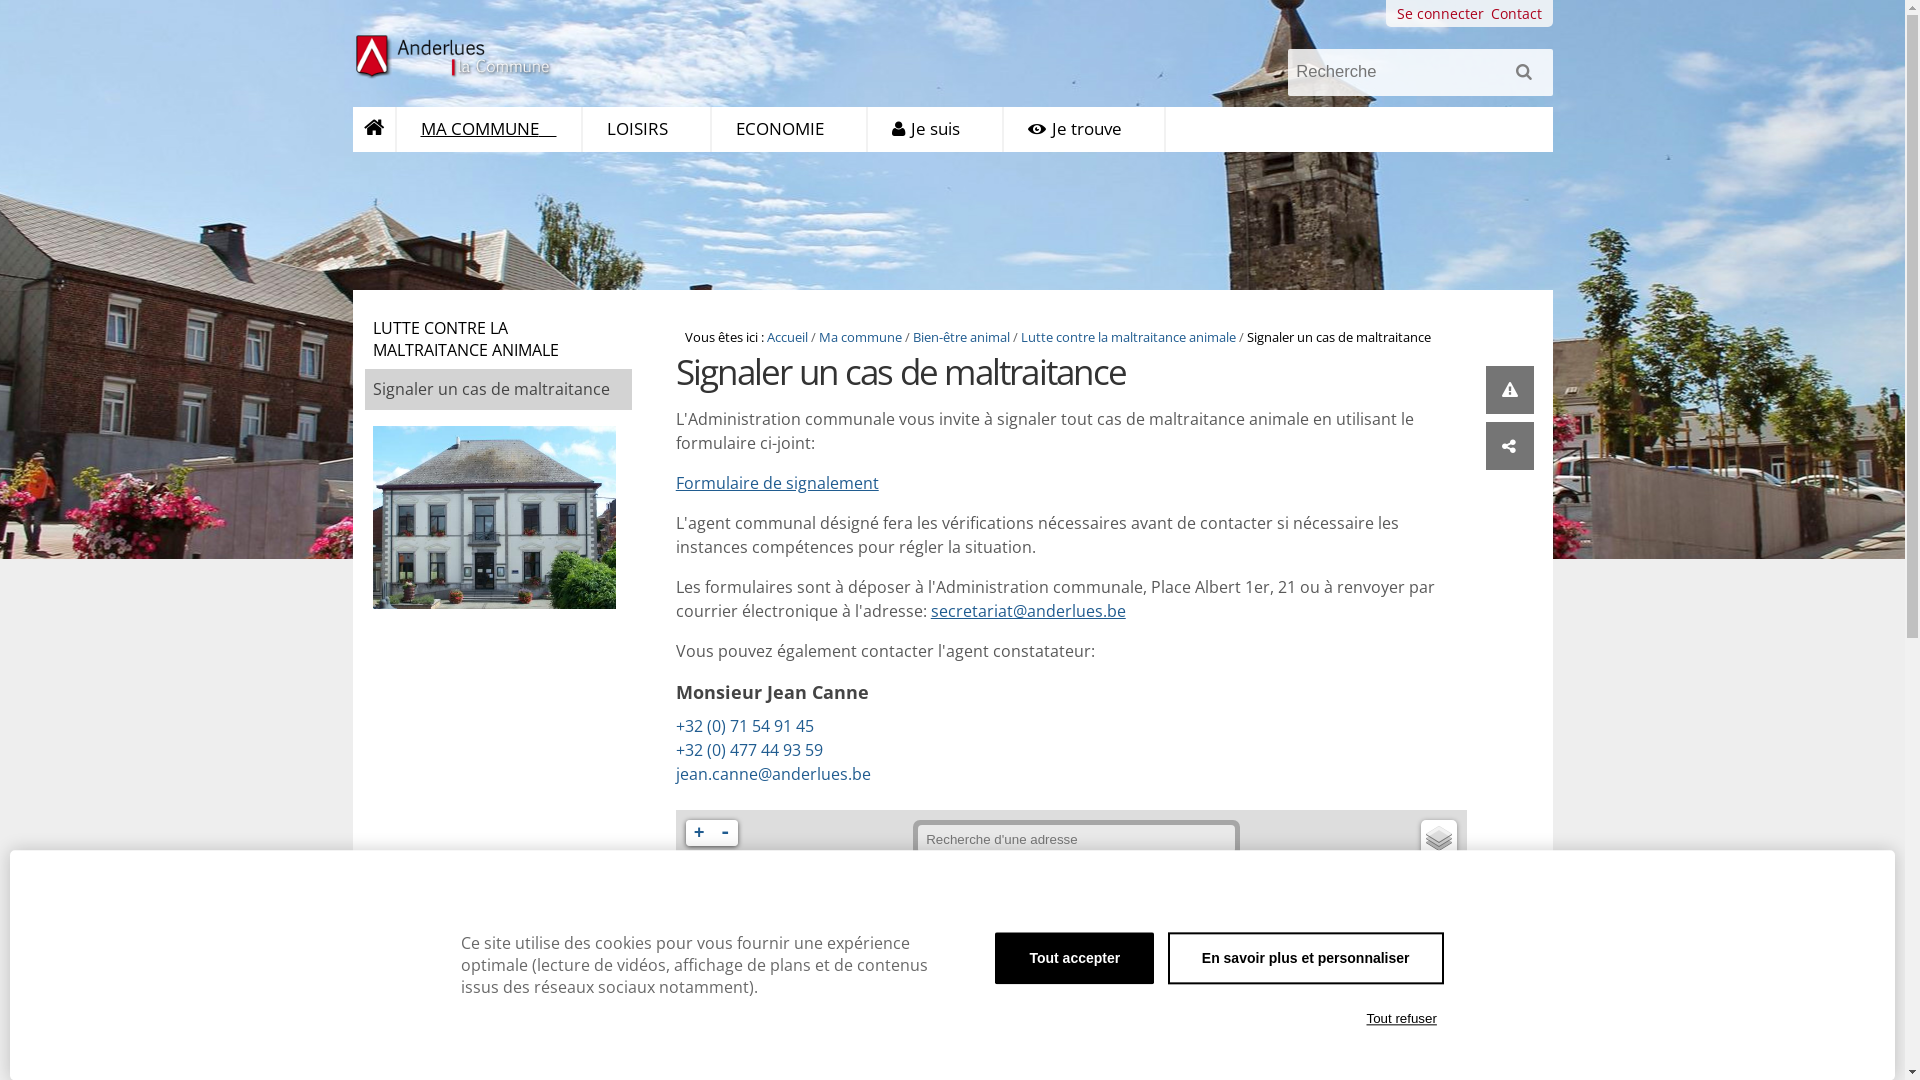 The width and height of the screenshot is (1920, 1080). Describe the element at coordinates (1073, 956) in the screenshot. I see `'Tout accepter'` at that location.